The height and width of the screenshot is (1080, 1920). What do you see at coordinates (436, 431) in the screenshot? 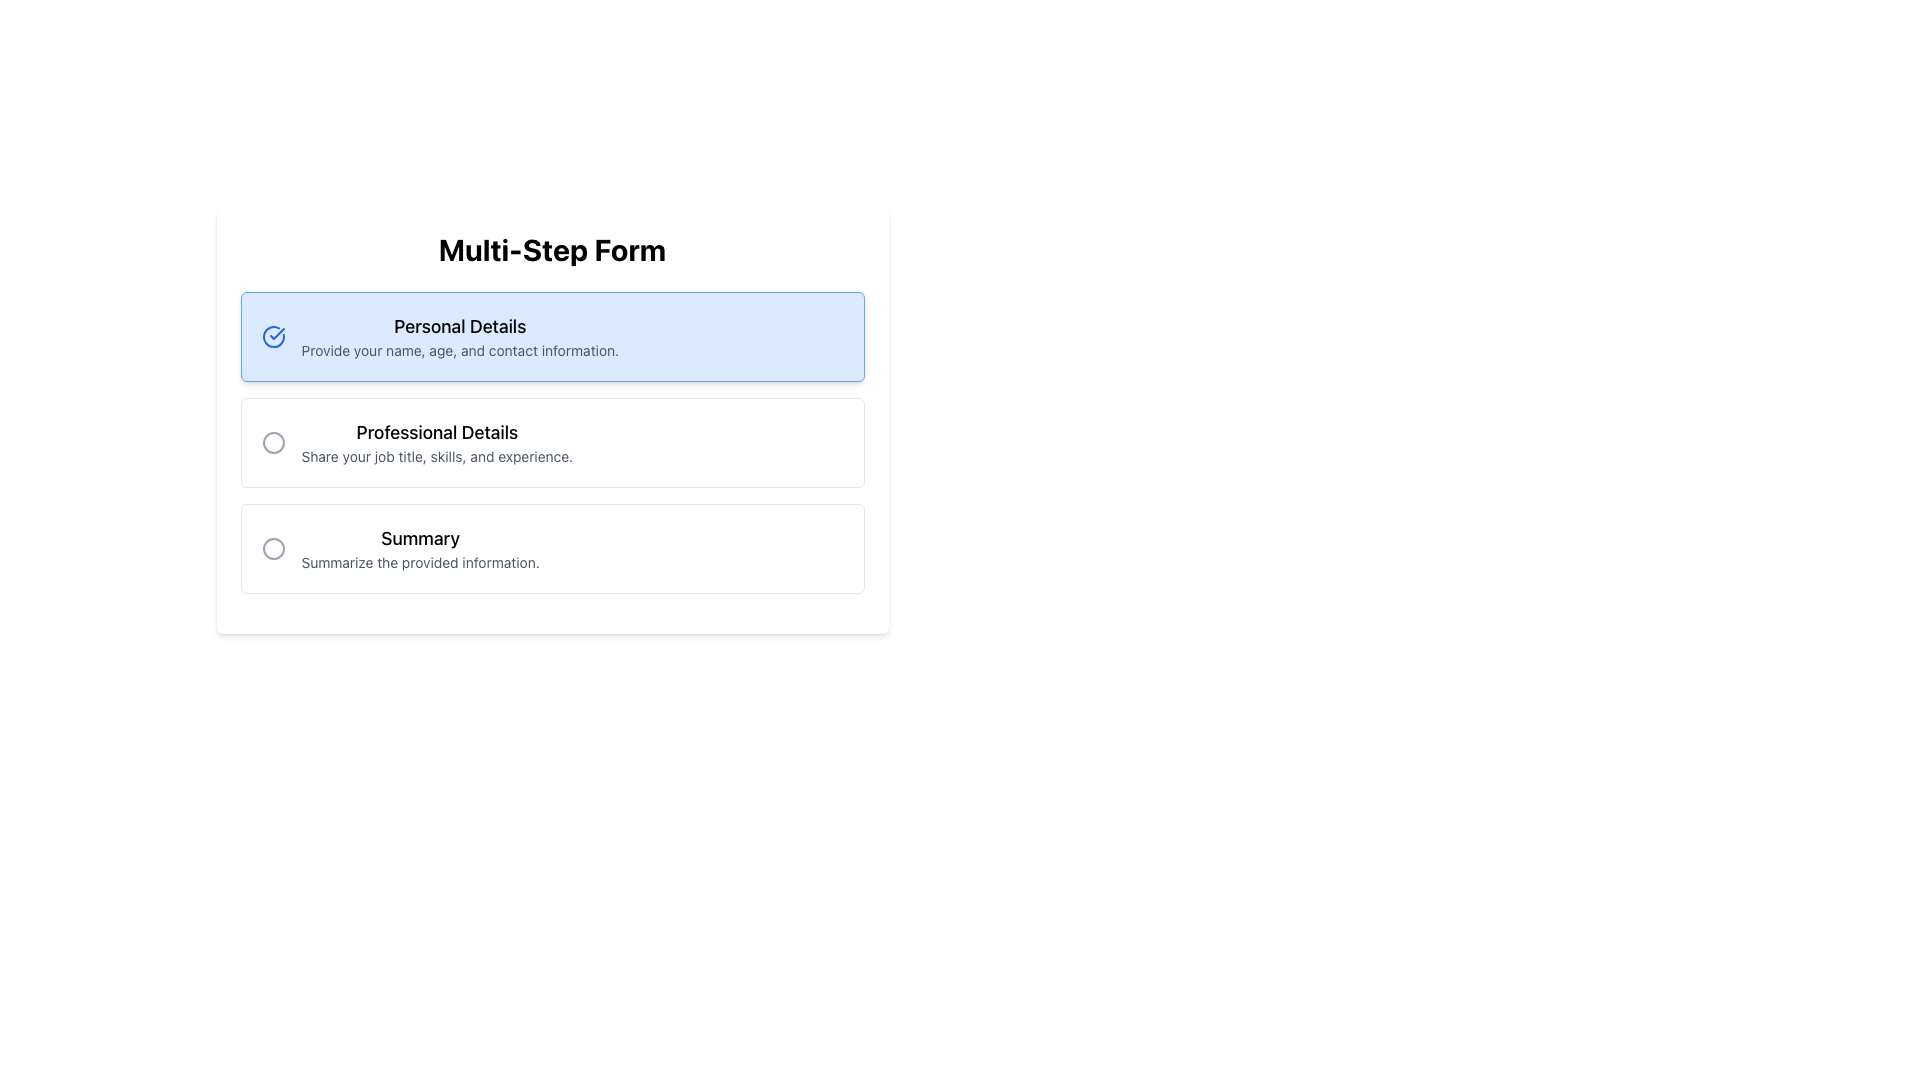
I see `the title text labeled 'Professional Details', which is bolded and larger than surrounding text, positioned centrally within a multi-step form layout` at bounding box center [436, 431].